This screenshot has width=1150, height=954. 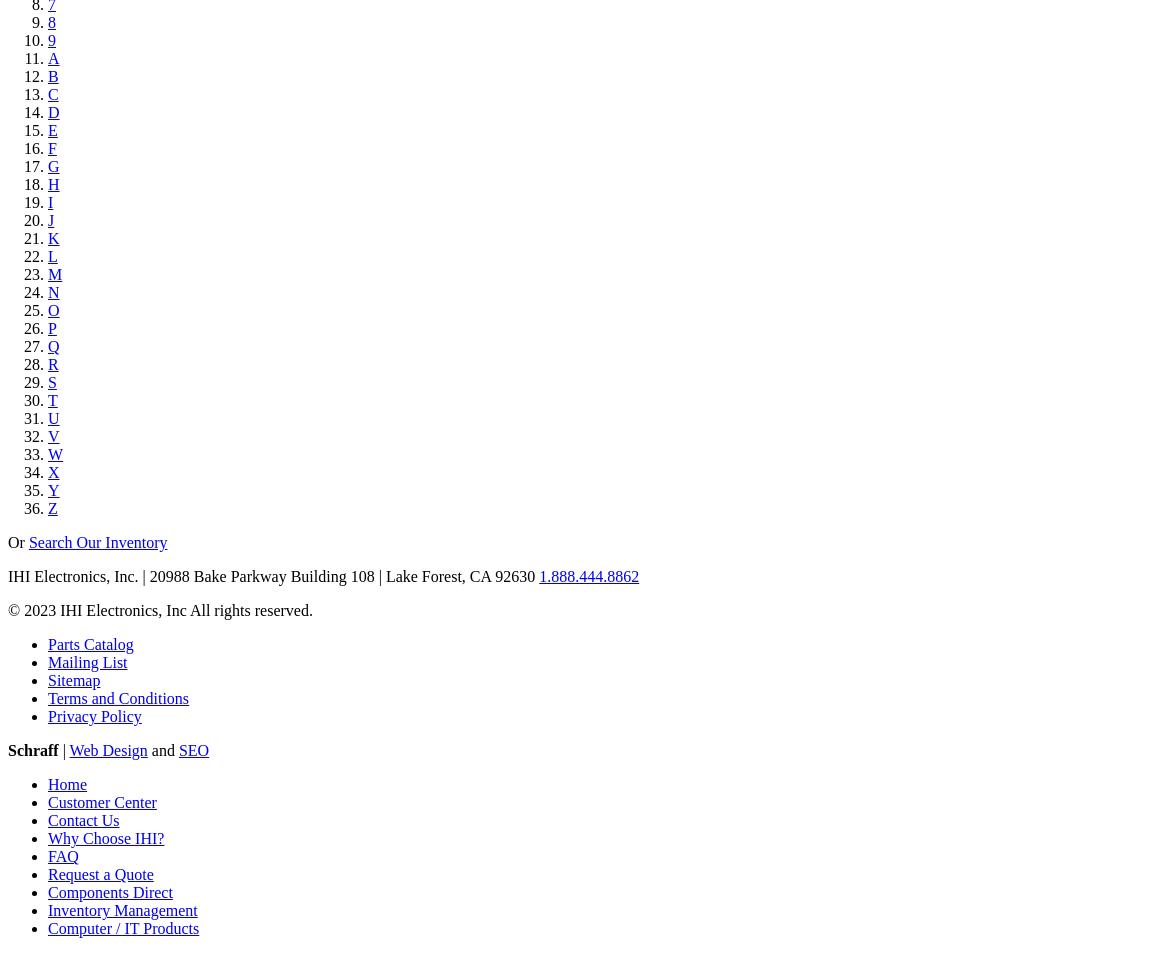 What do you see at coordinates (52, 346) in the screenshot?
I see `'Q'` at bounding box center [52, 346].